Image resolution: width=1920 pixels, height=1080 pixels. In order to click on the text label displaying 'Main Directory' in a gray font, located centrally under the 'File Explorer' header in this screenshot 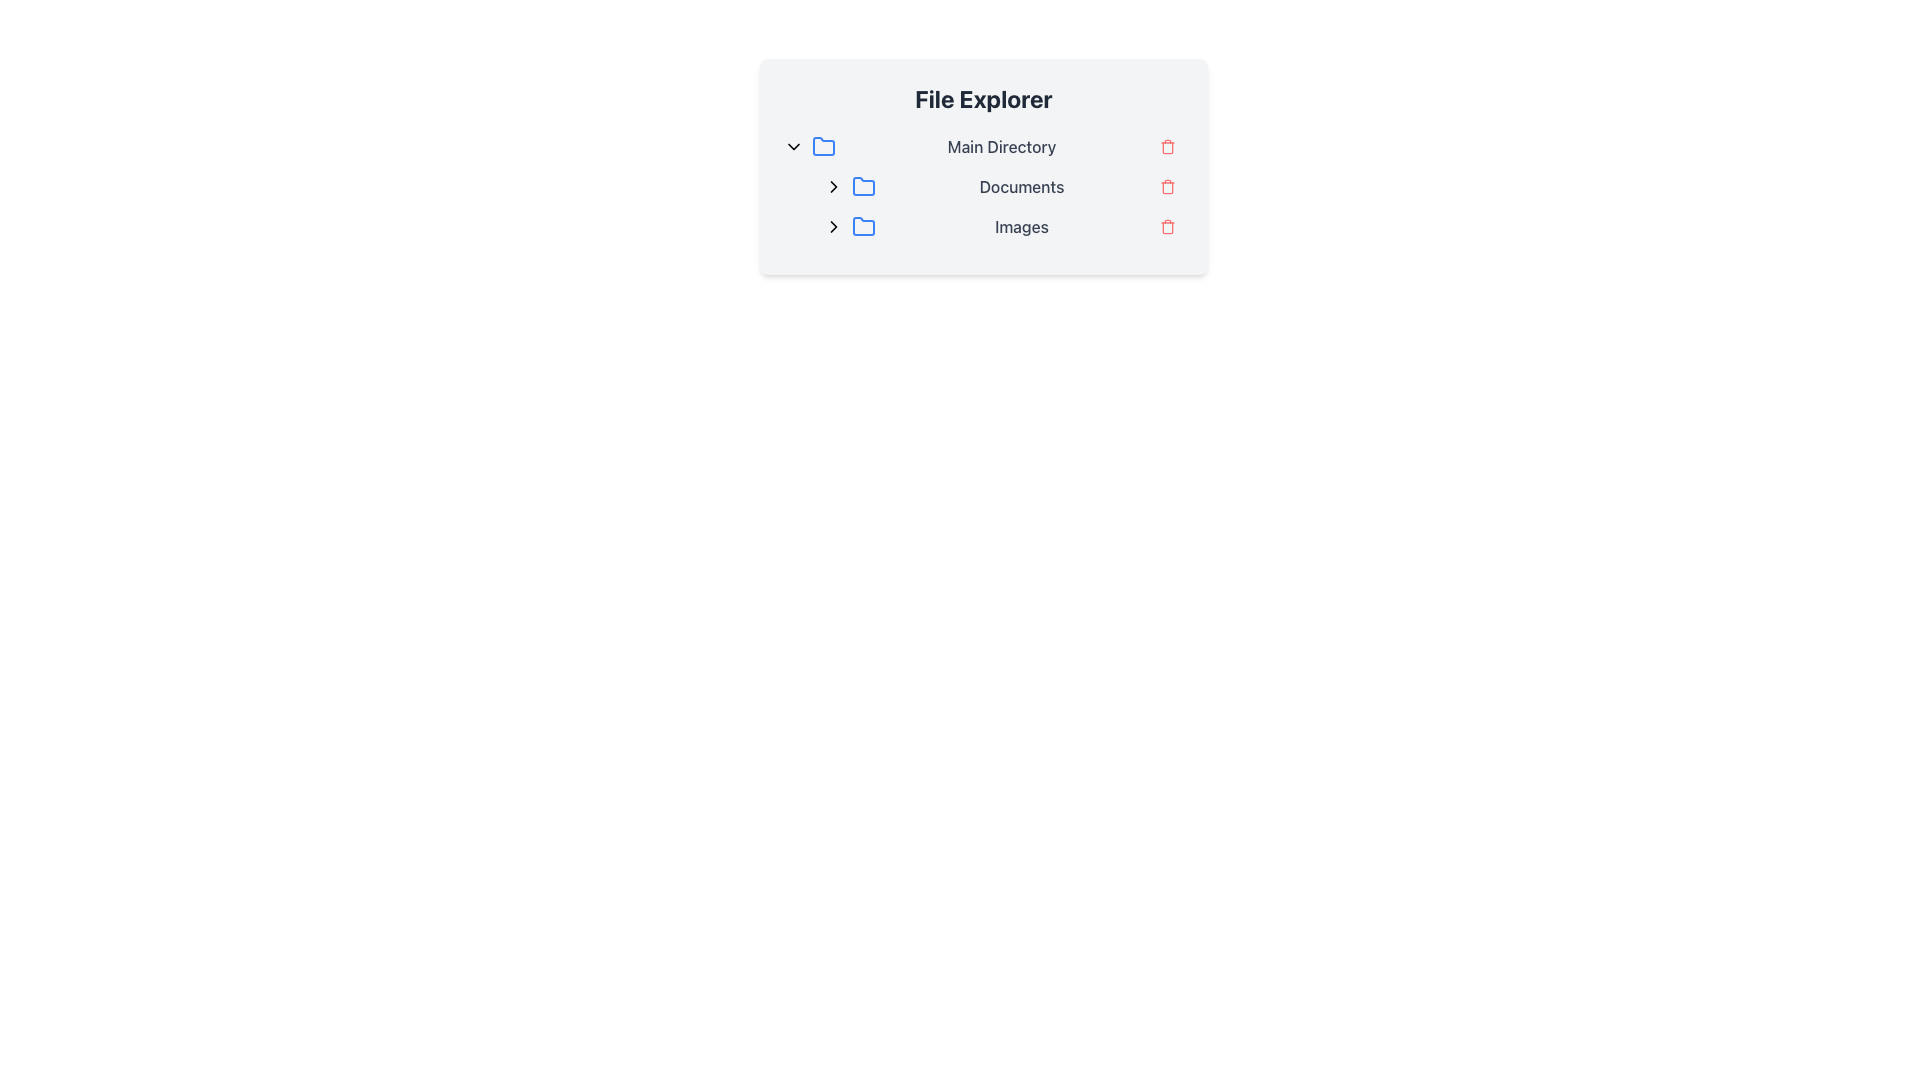, I will do `click(1002, 145)`.